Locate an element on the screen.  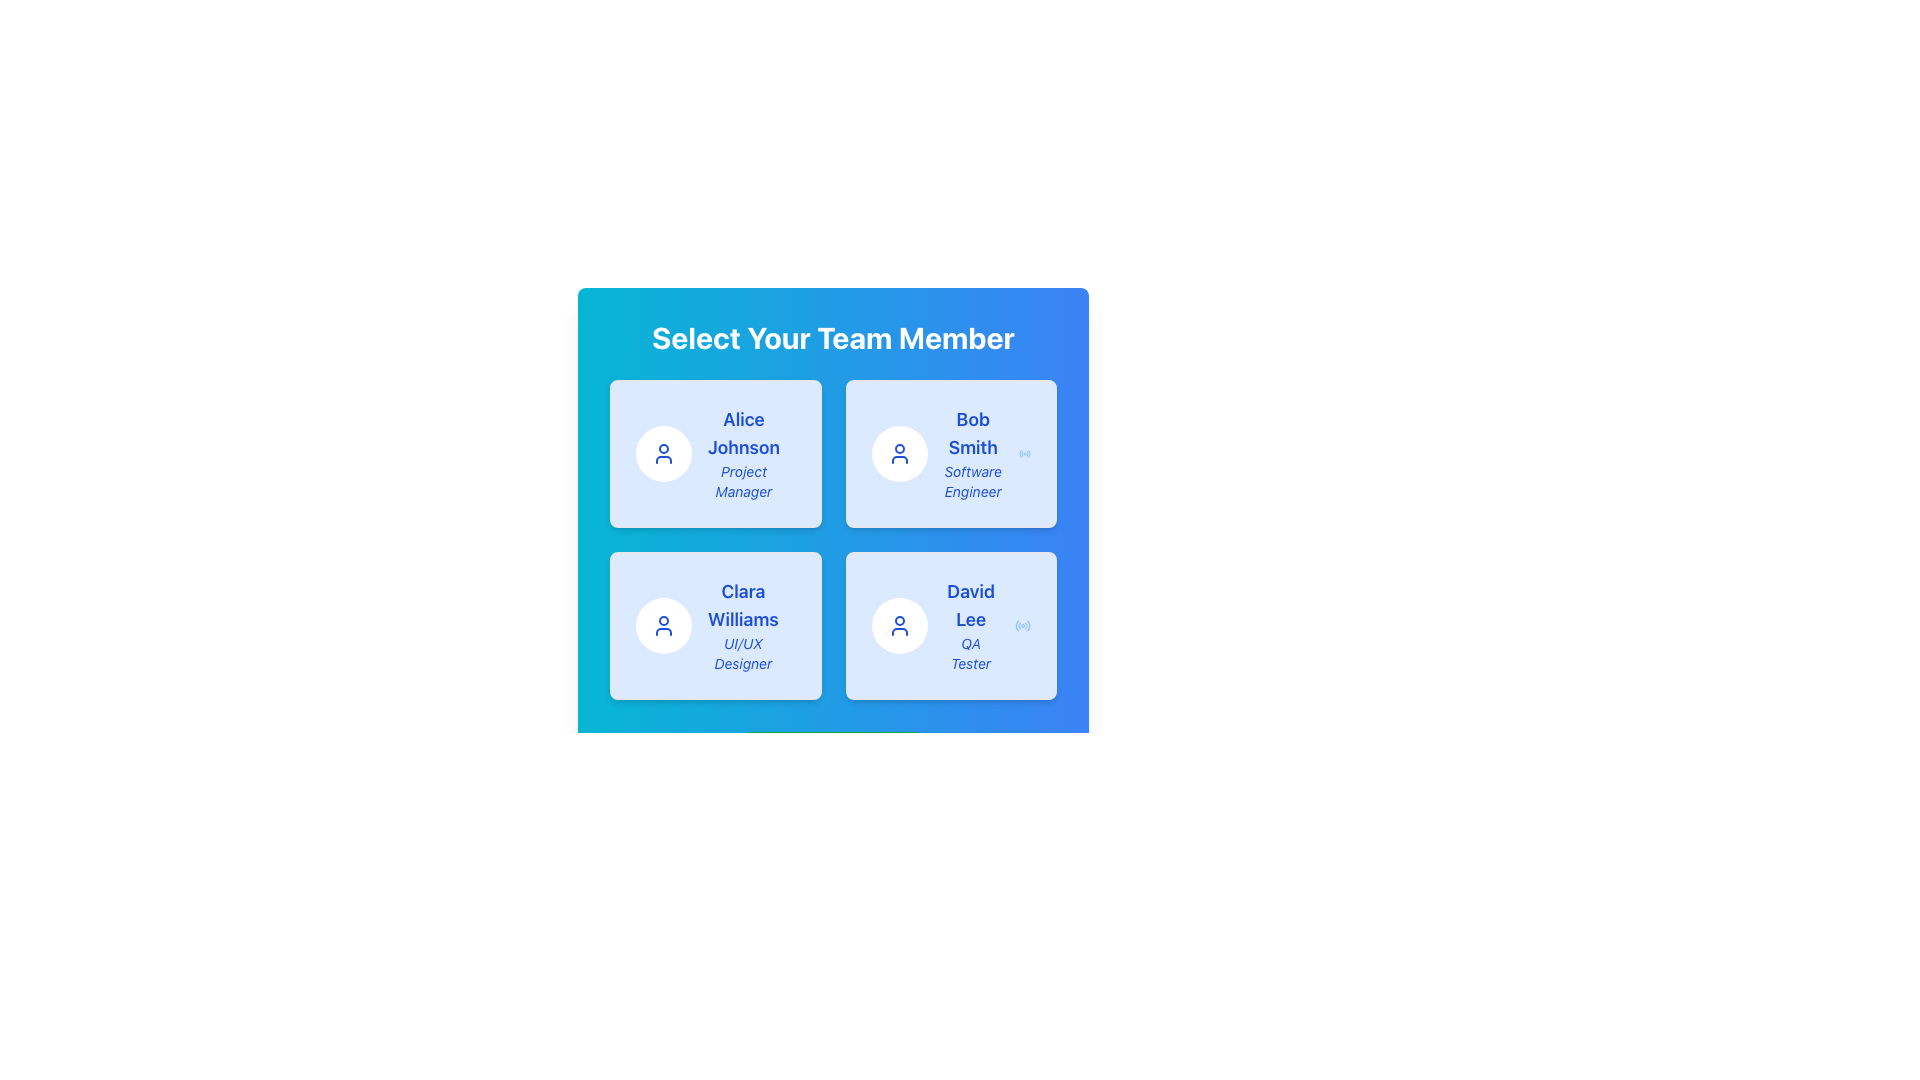
the Selectable Card featuring a light blue background, a white circular user icon, the name 'David Lee' in bold blue text, and the role 'QA Tester' in italicized smaller text, located in the bottom-right quadrant of the grid layout is located at coordinates (950, 624).